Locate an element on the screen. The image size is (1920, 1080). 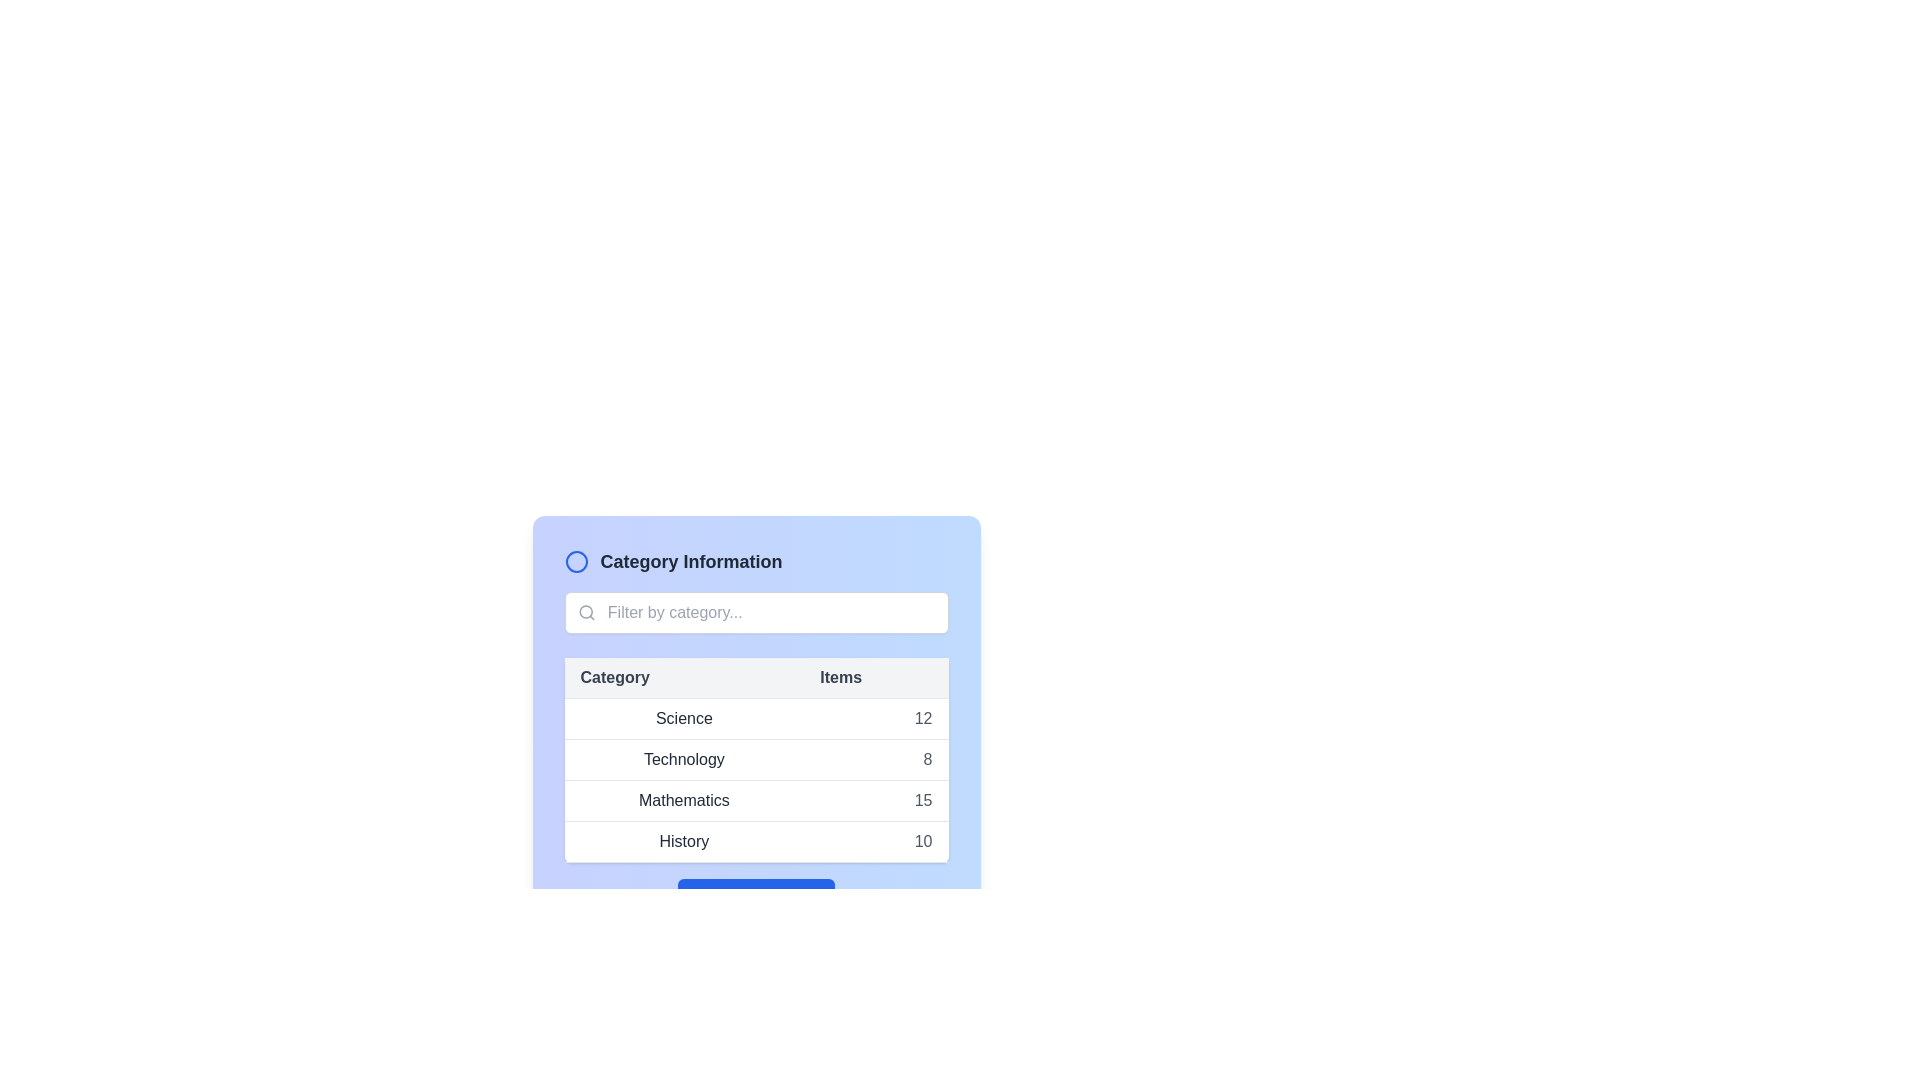
the third row of the table displaying 'Mathematics 15', which is positioned between the rows 'Technology 8' and 'History 10' is located at coordinates (755, 800).